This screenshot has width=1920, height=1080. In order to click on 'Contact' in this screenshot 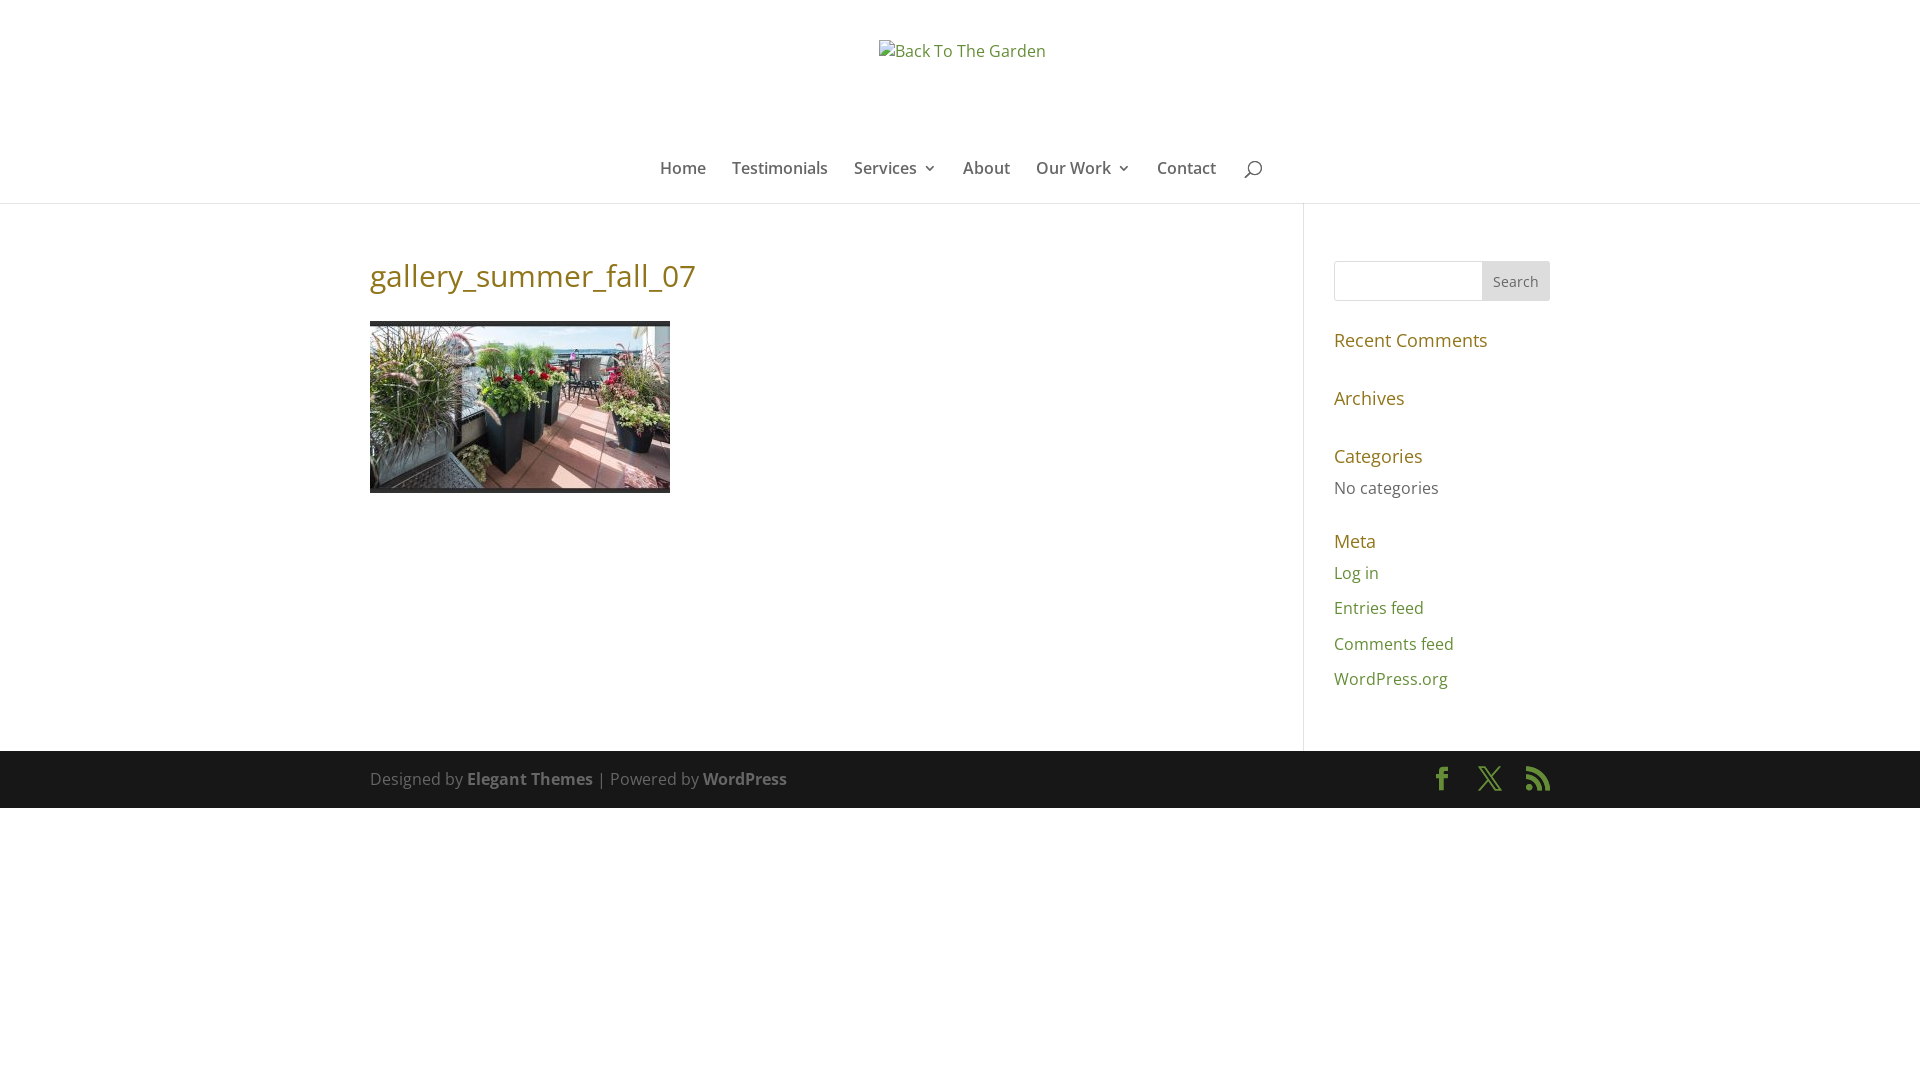, I will do `click(1186, 181)`.